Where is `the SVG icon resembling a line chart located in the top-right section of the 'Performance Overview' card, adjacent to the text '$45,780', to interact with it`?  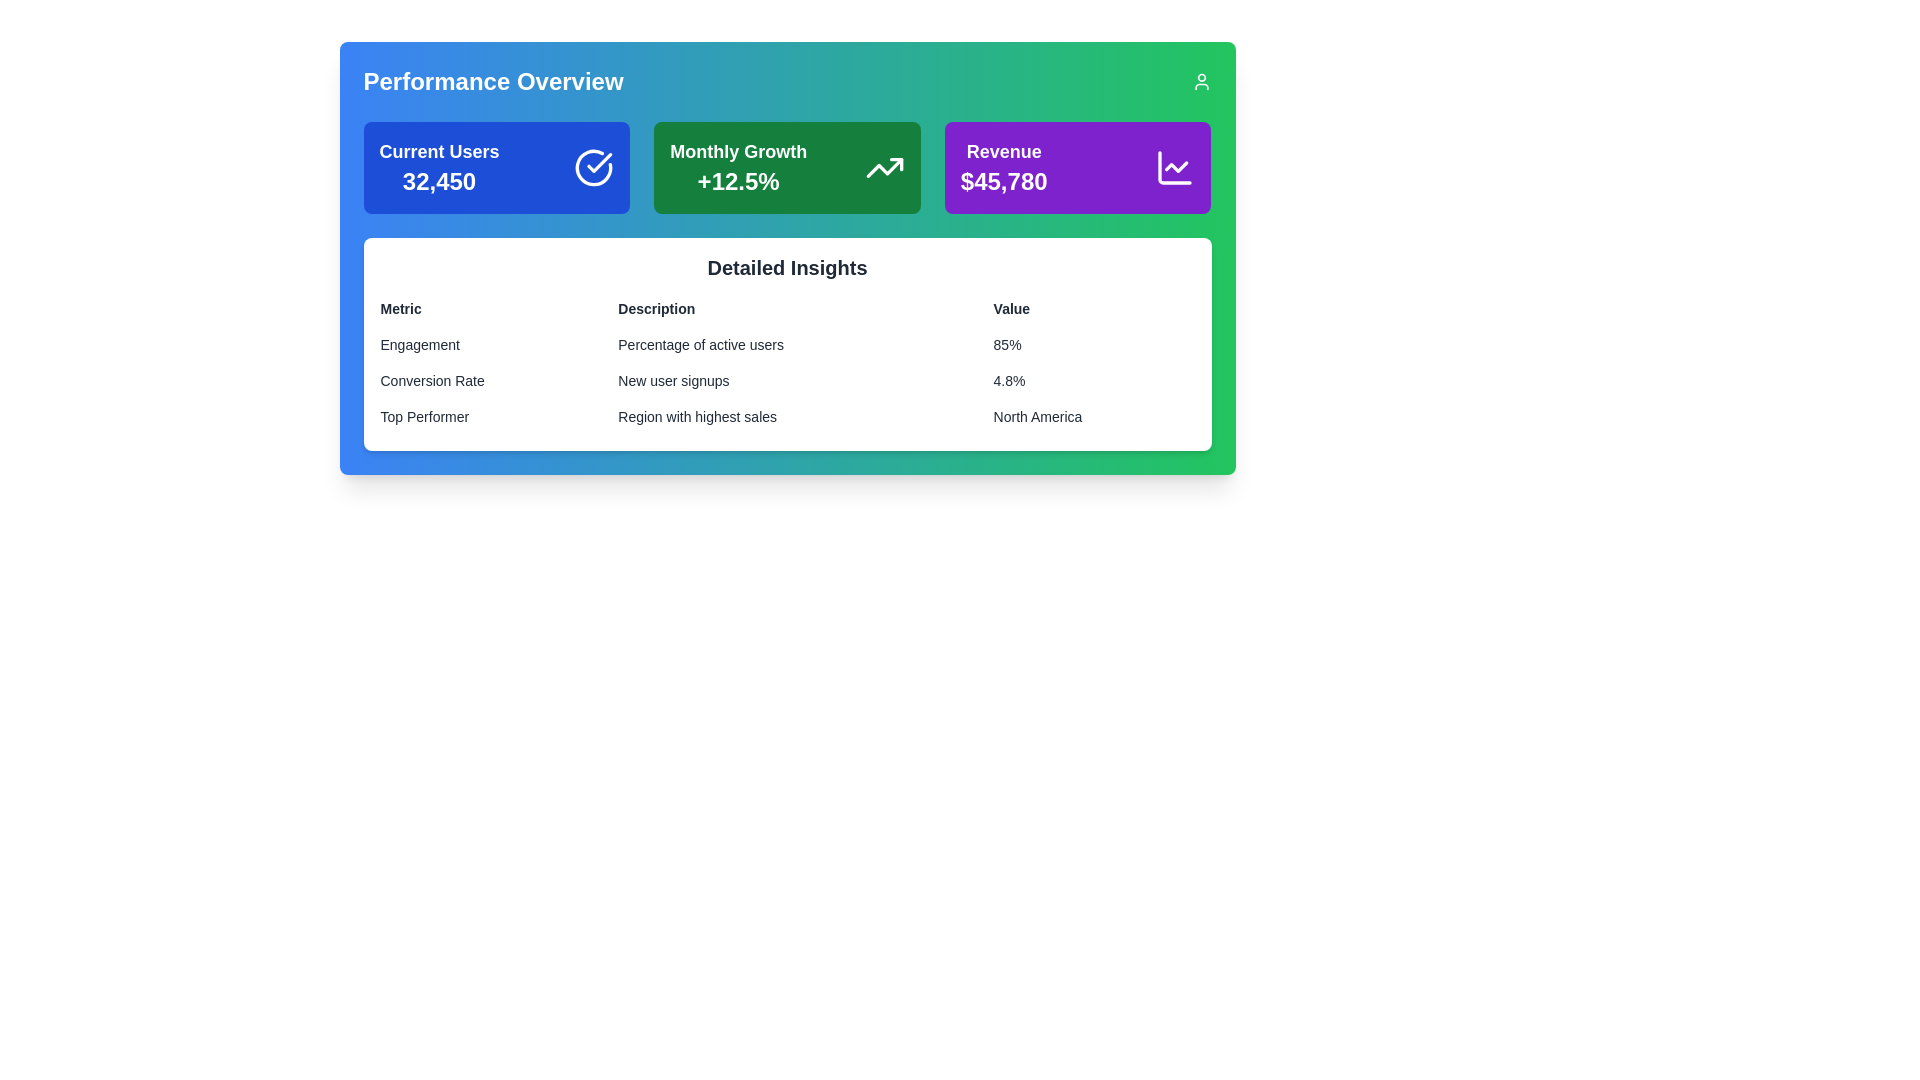
the SVG icon resembling a line chart located in the top-right section of the 'Performance Overview' card, adjacent to the text '$45,780', to interact with it is located at coordinates (1175, 167).